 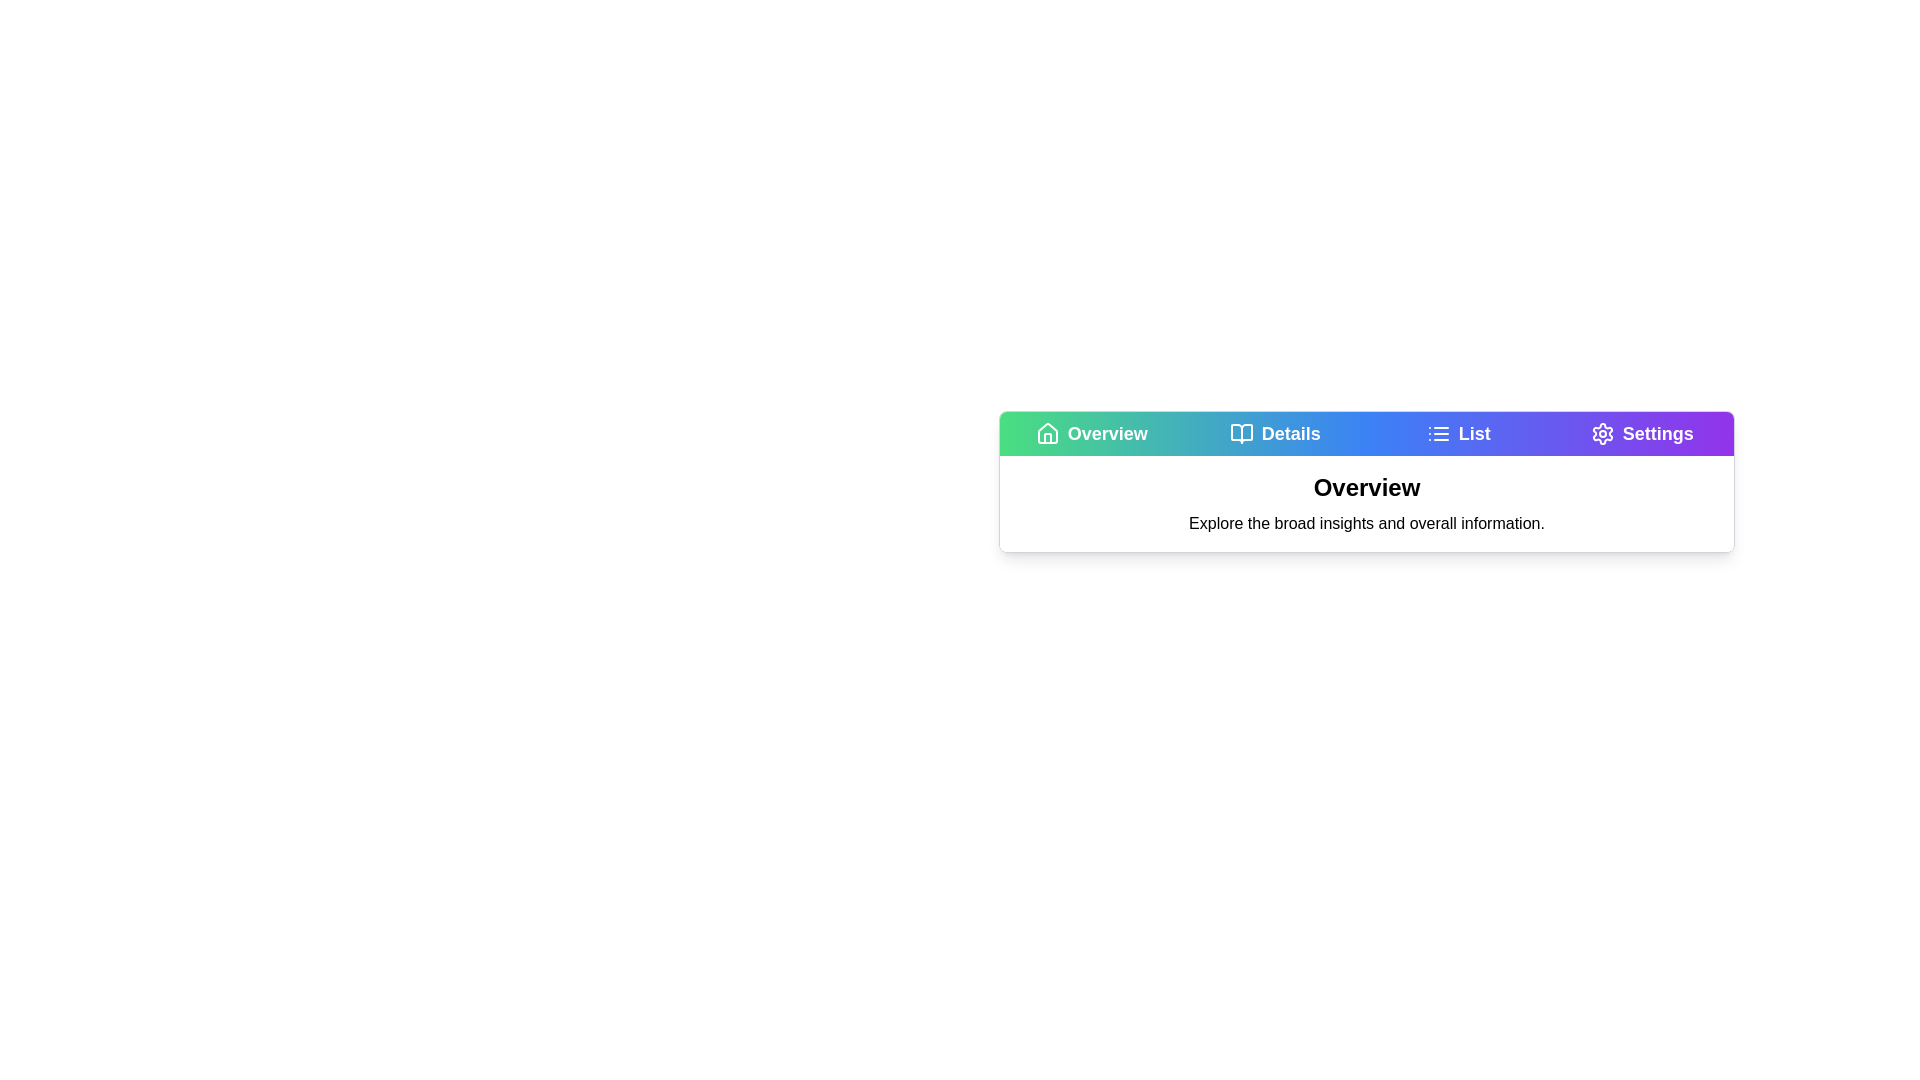 I want to click on the 'Details' navigation button located in the horizontal navigation bar, which is the second button from the left, so click(x=1274, y=433).